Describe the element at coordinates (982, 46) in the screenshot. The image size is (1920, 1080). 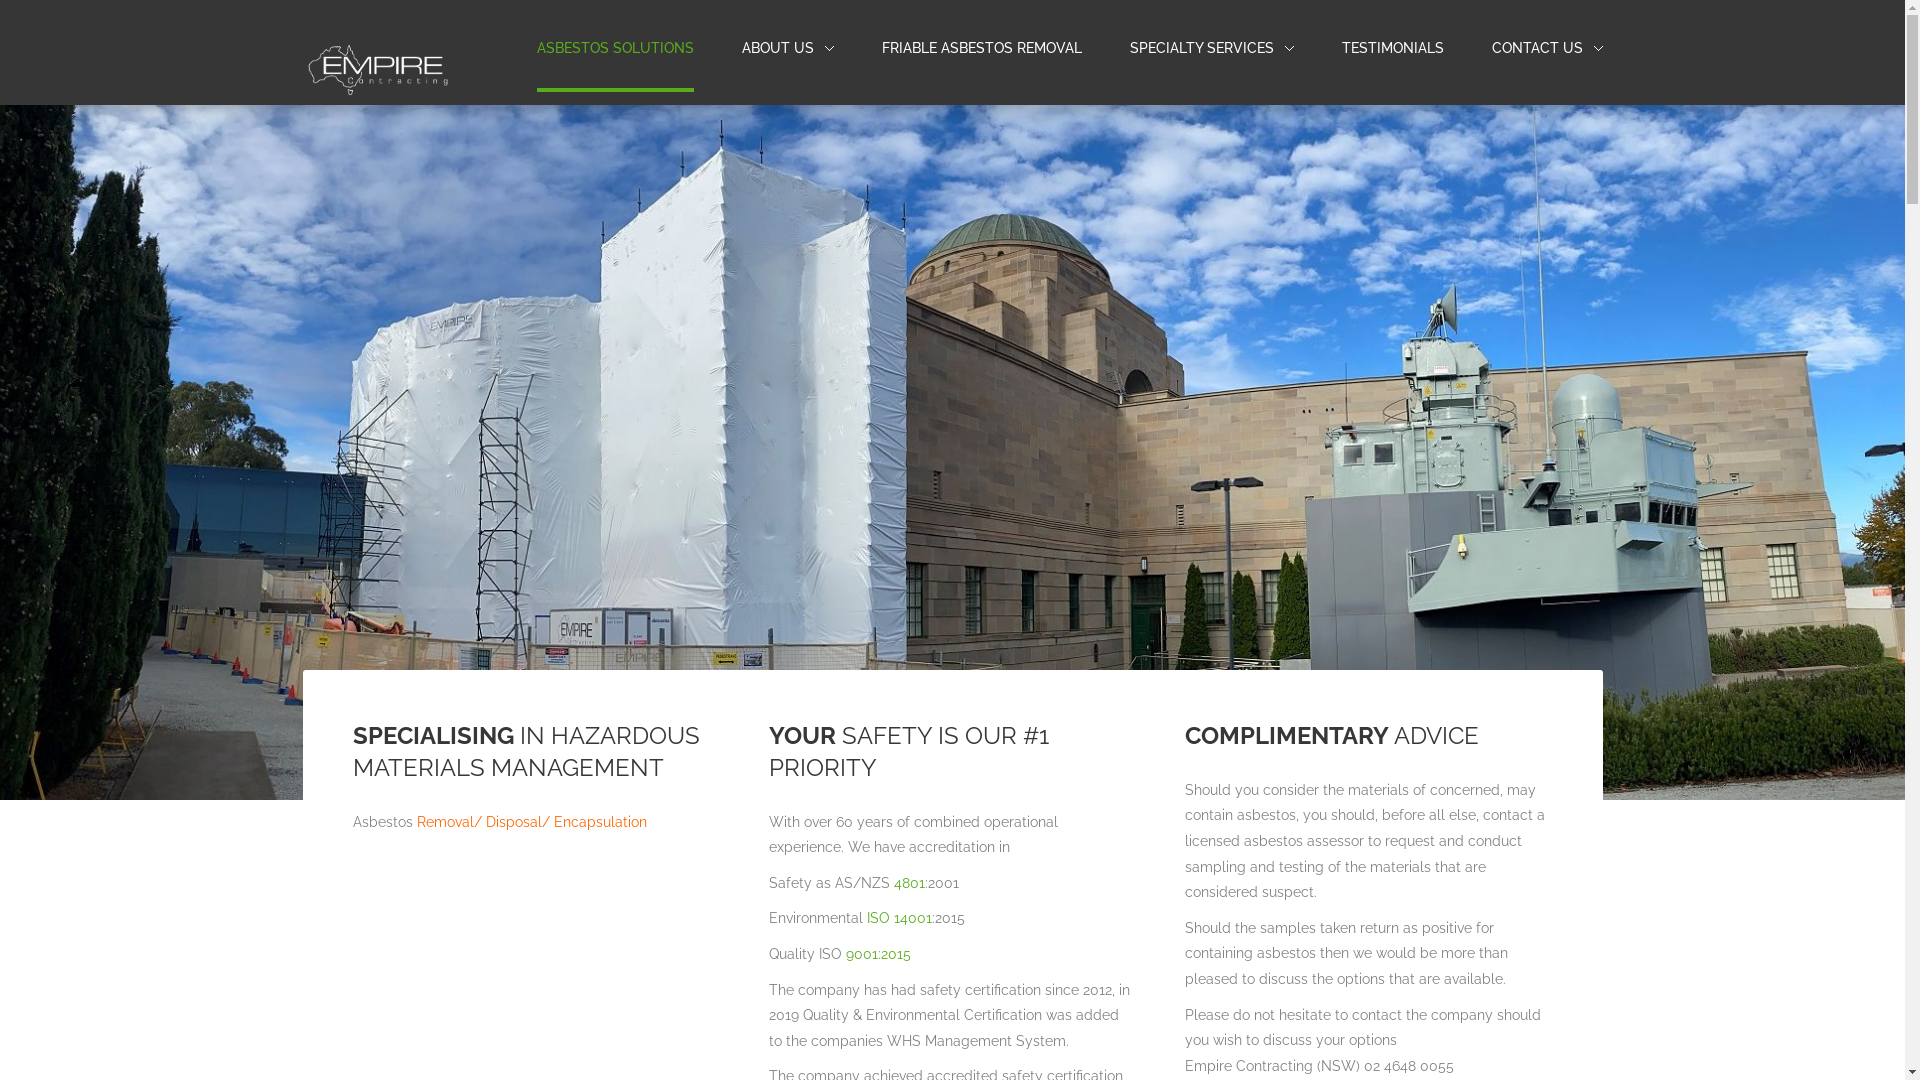
I see `'FRIABLE ASBESTOS REMOVAL'` at that location.